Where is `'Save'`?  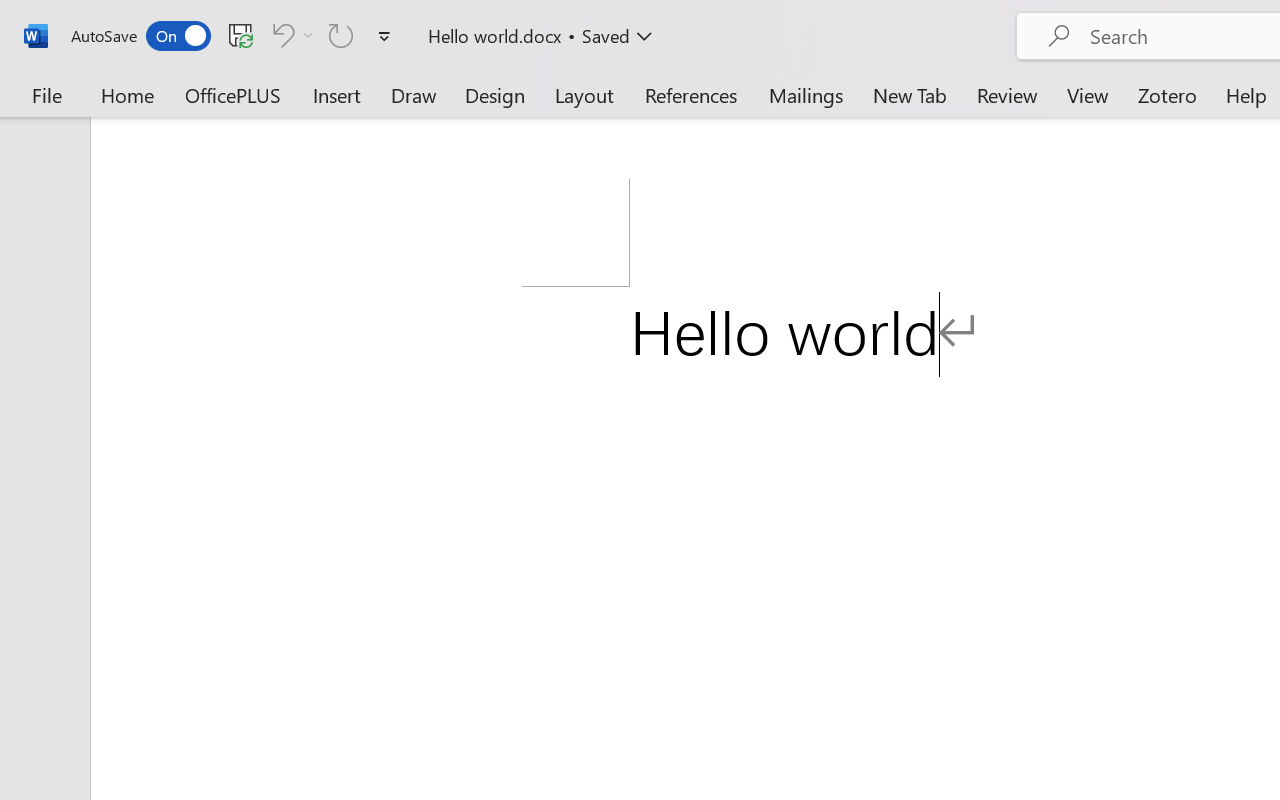
'Save' is located at coordinates (240, 34).